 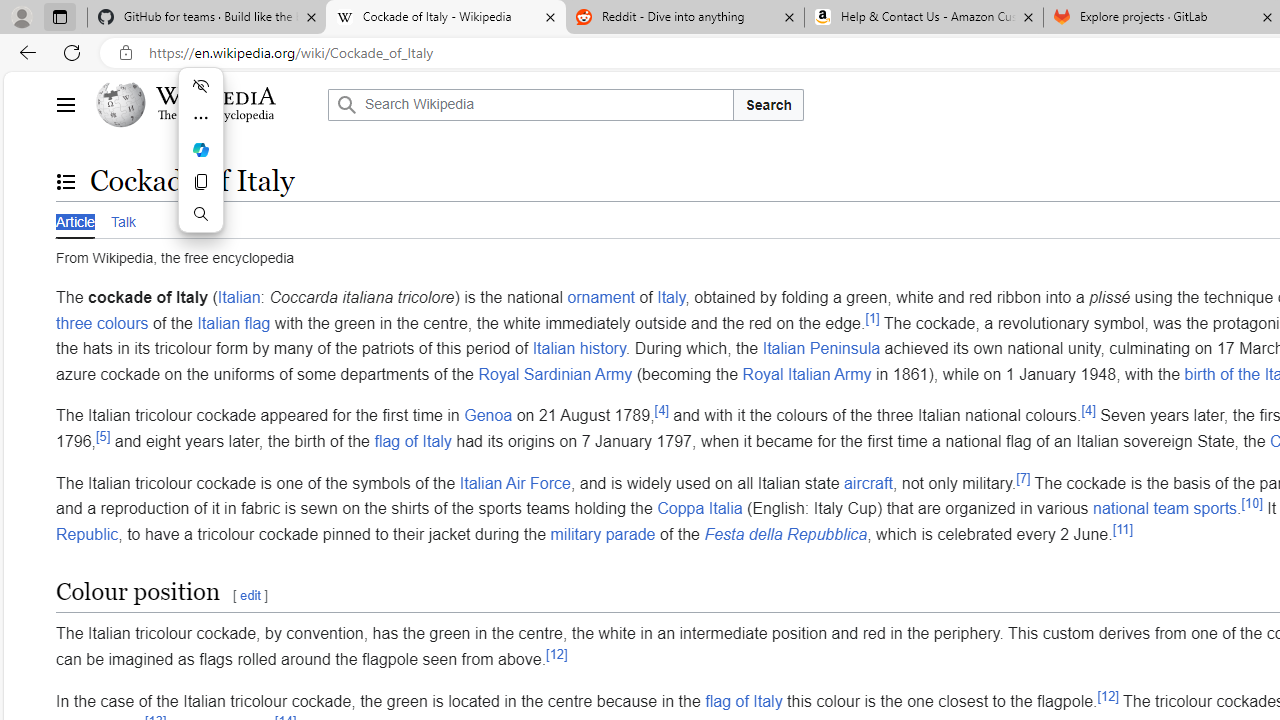 What do you see at coordinates (1251, 502) in the screenshot?
I see `'[10]'` at bounding box center [1251, 502].